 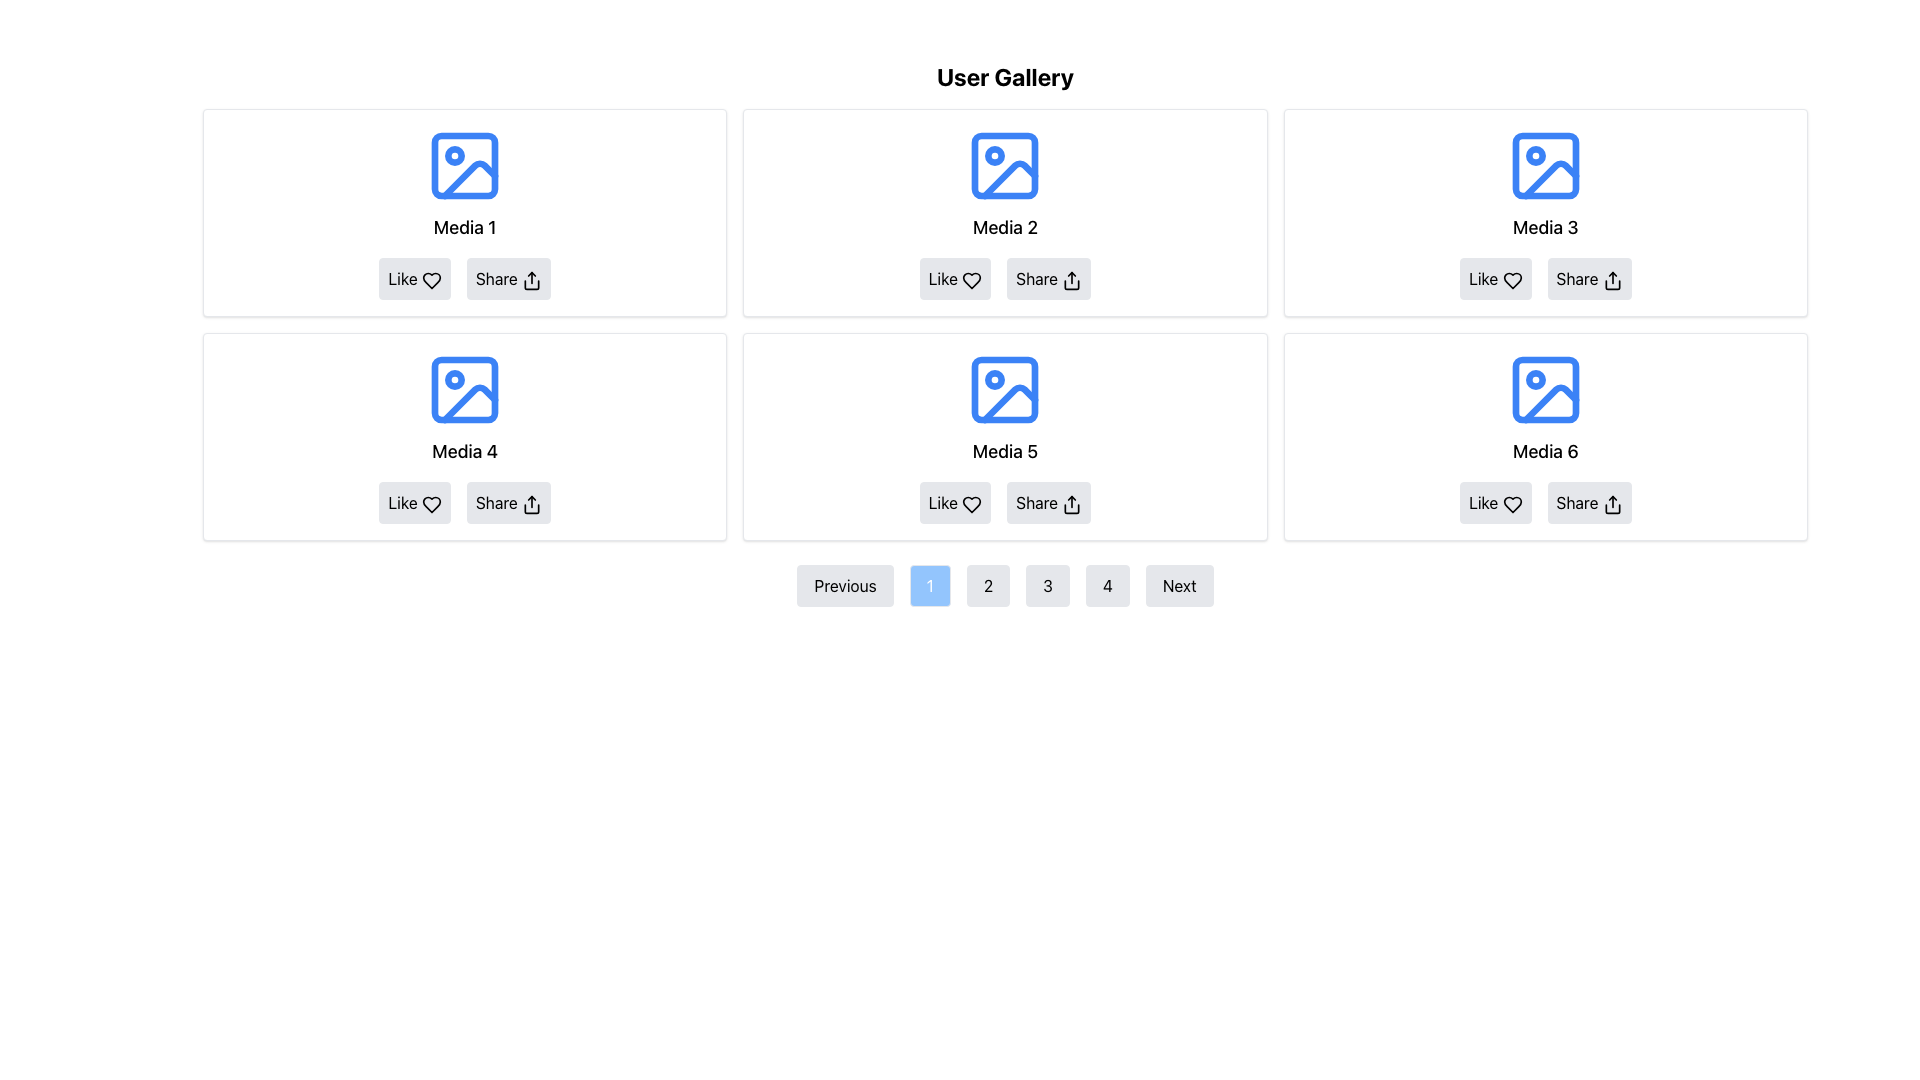 I want to click on the sharing button located to the right of the 'Like' button beneath the 'Media 6' image to initiate the sharing function, so click(x=1587, y=501).